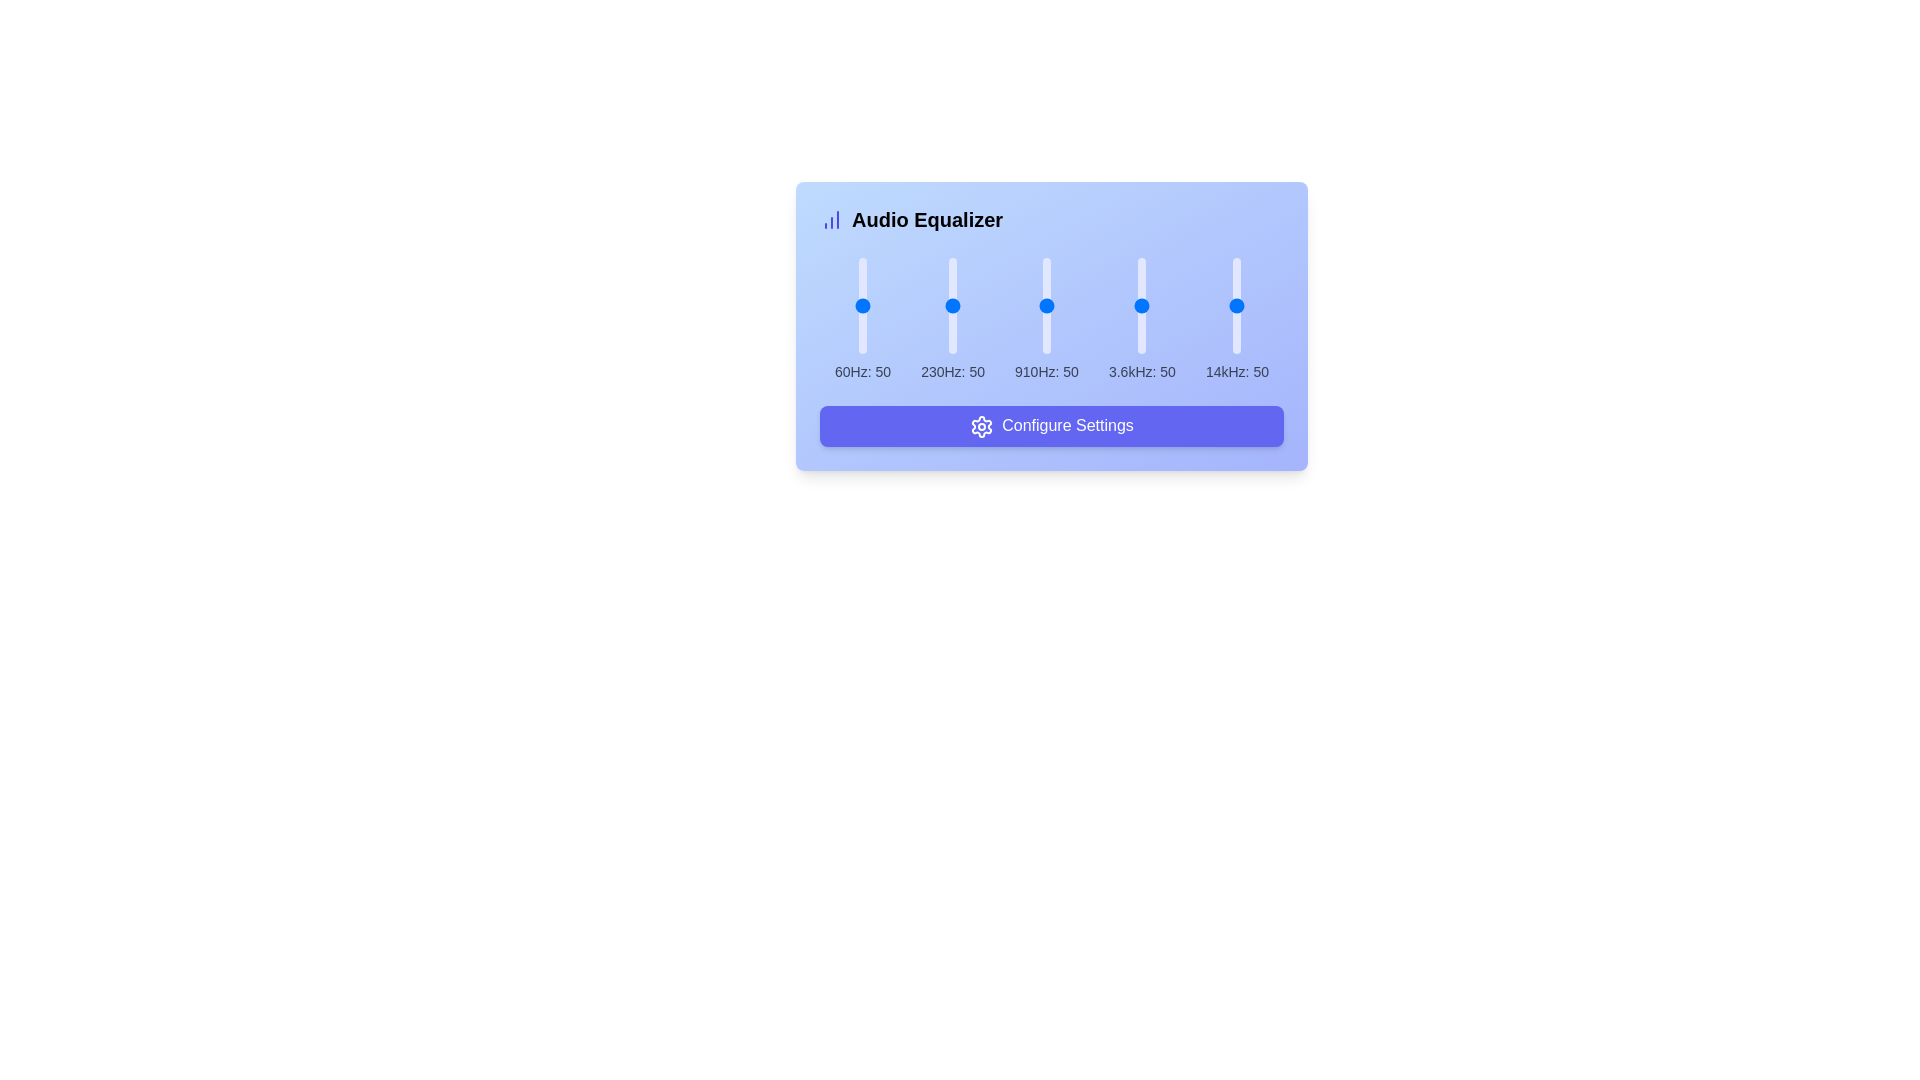 This screenshot has height=1080, width=1920. What do you see at coordinates (1142, 335) in the screenshot?
I see `the 3.6kHz audio equalizer slider` at bounding box center [1142, 335].